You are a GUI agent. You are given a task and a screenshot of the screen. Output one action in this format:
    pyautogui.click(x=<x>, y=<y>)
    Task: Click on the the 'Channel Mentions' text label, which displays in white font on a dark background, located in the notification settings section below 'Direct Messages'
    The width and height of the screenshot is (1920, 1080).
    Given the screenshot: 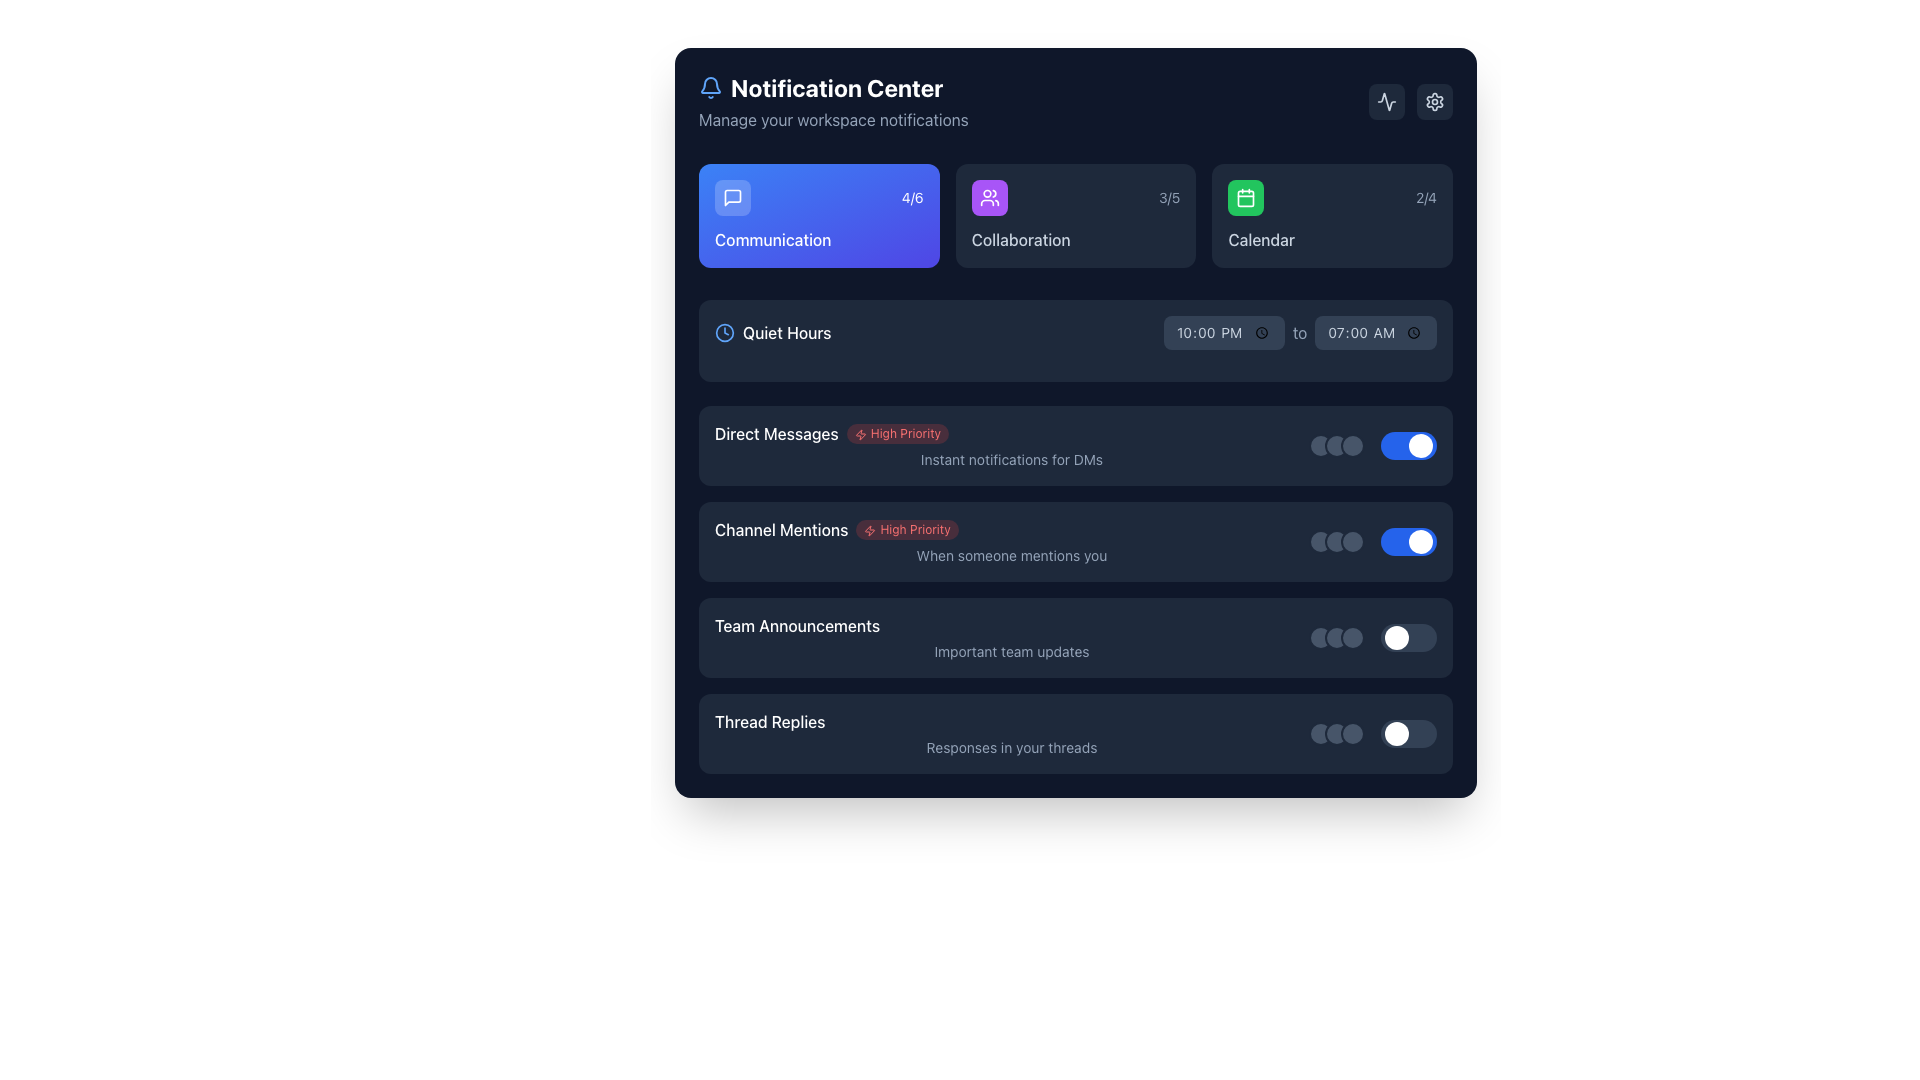 What is the action you would take?
    pyautogui.click(x=780, y=528)
    